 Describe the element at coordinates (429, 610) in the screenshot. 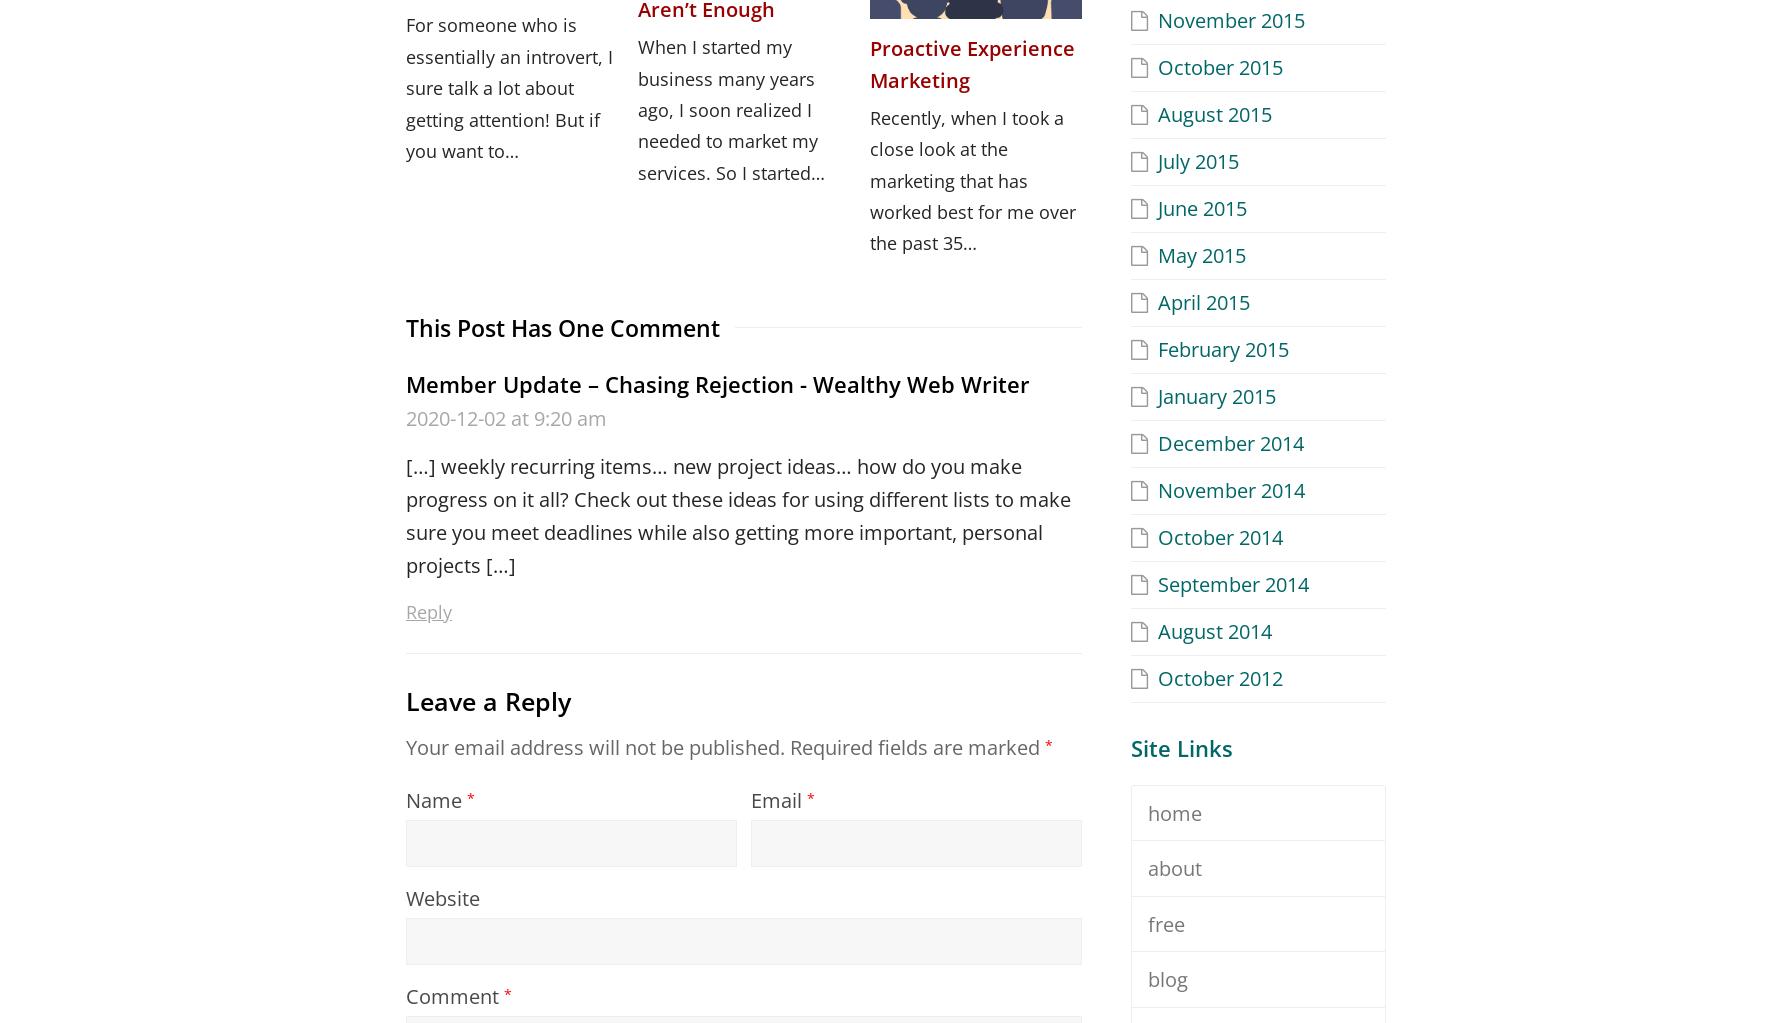

I see `'Reply'` at that location.